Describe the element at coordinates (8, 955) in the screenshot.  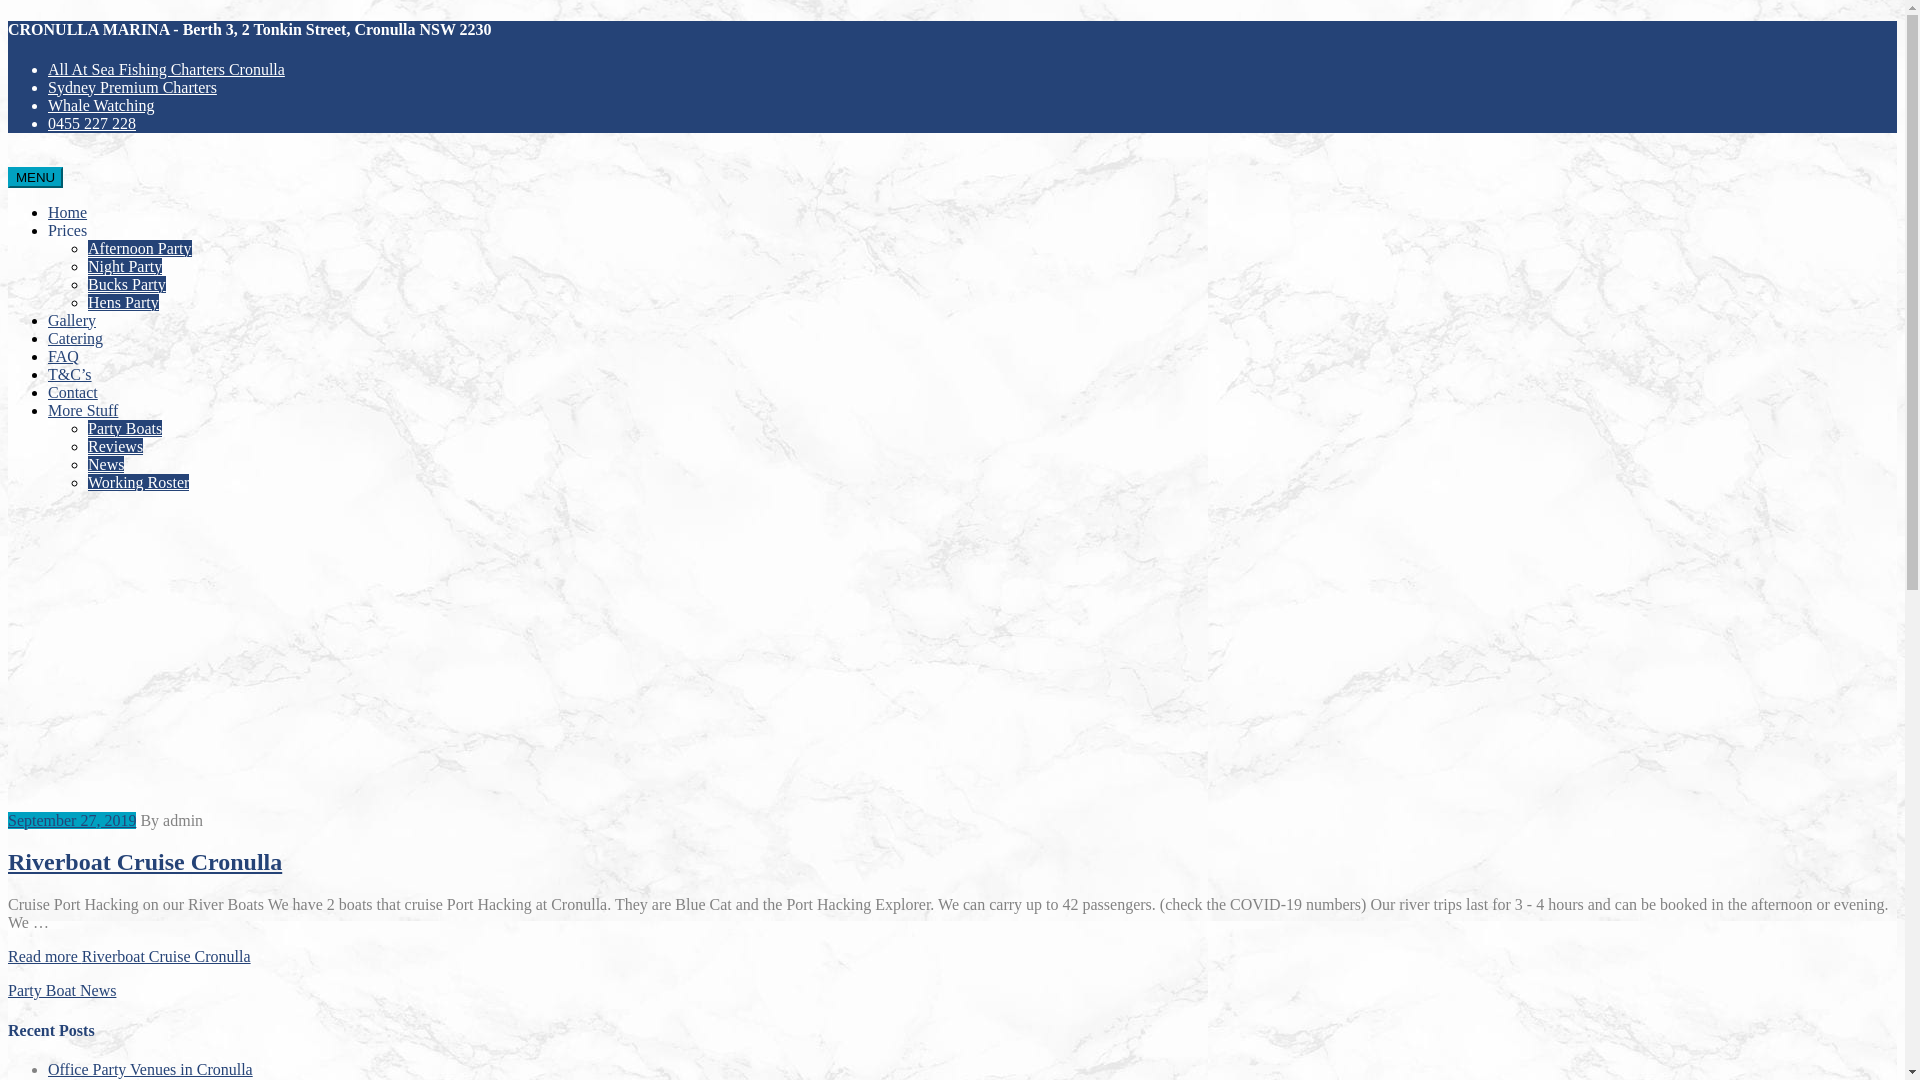
I see `'Read more Riverboat Cruise Cronulla'` at that location.